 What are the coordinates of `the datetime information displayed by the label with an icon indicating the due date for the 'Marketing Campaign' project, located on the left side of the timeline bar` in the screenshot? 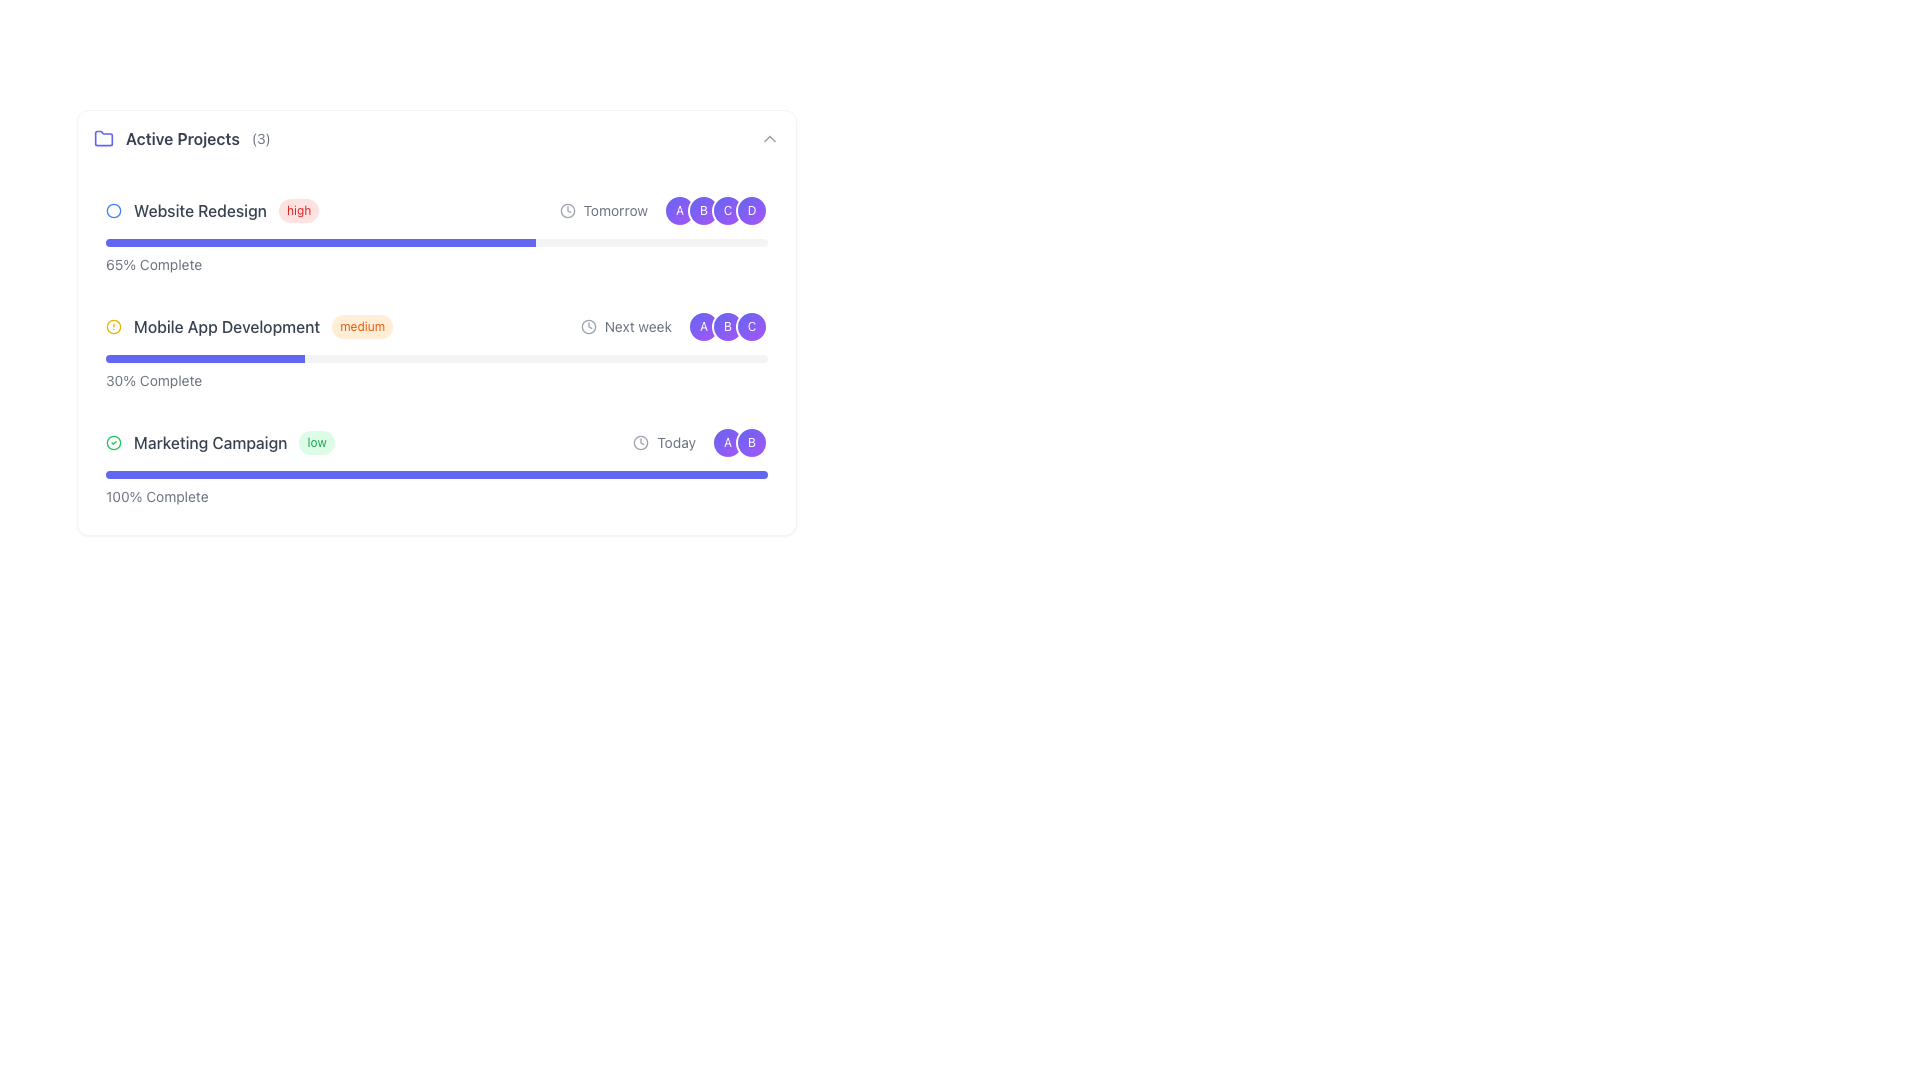 It's located at (664, 442).